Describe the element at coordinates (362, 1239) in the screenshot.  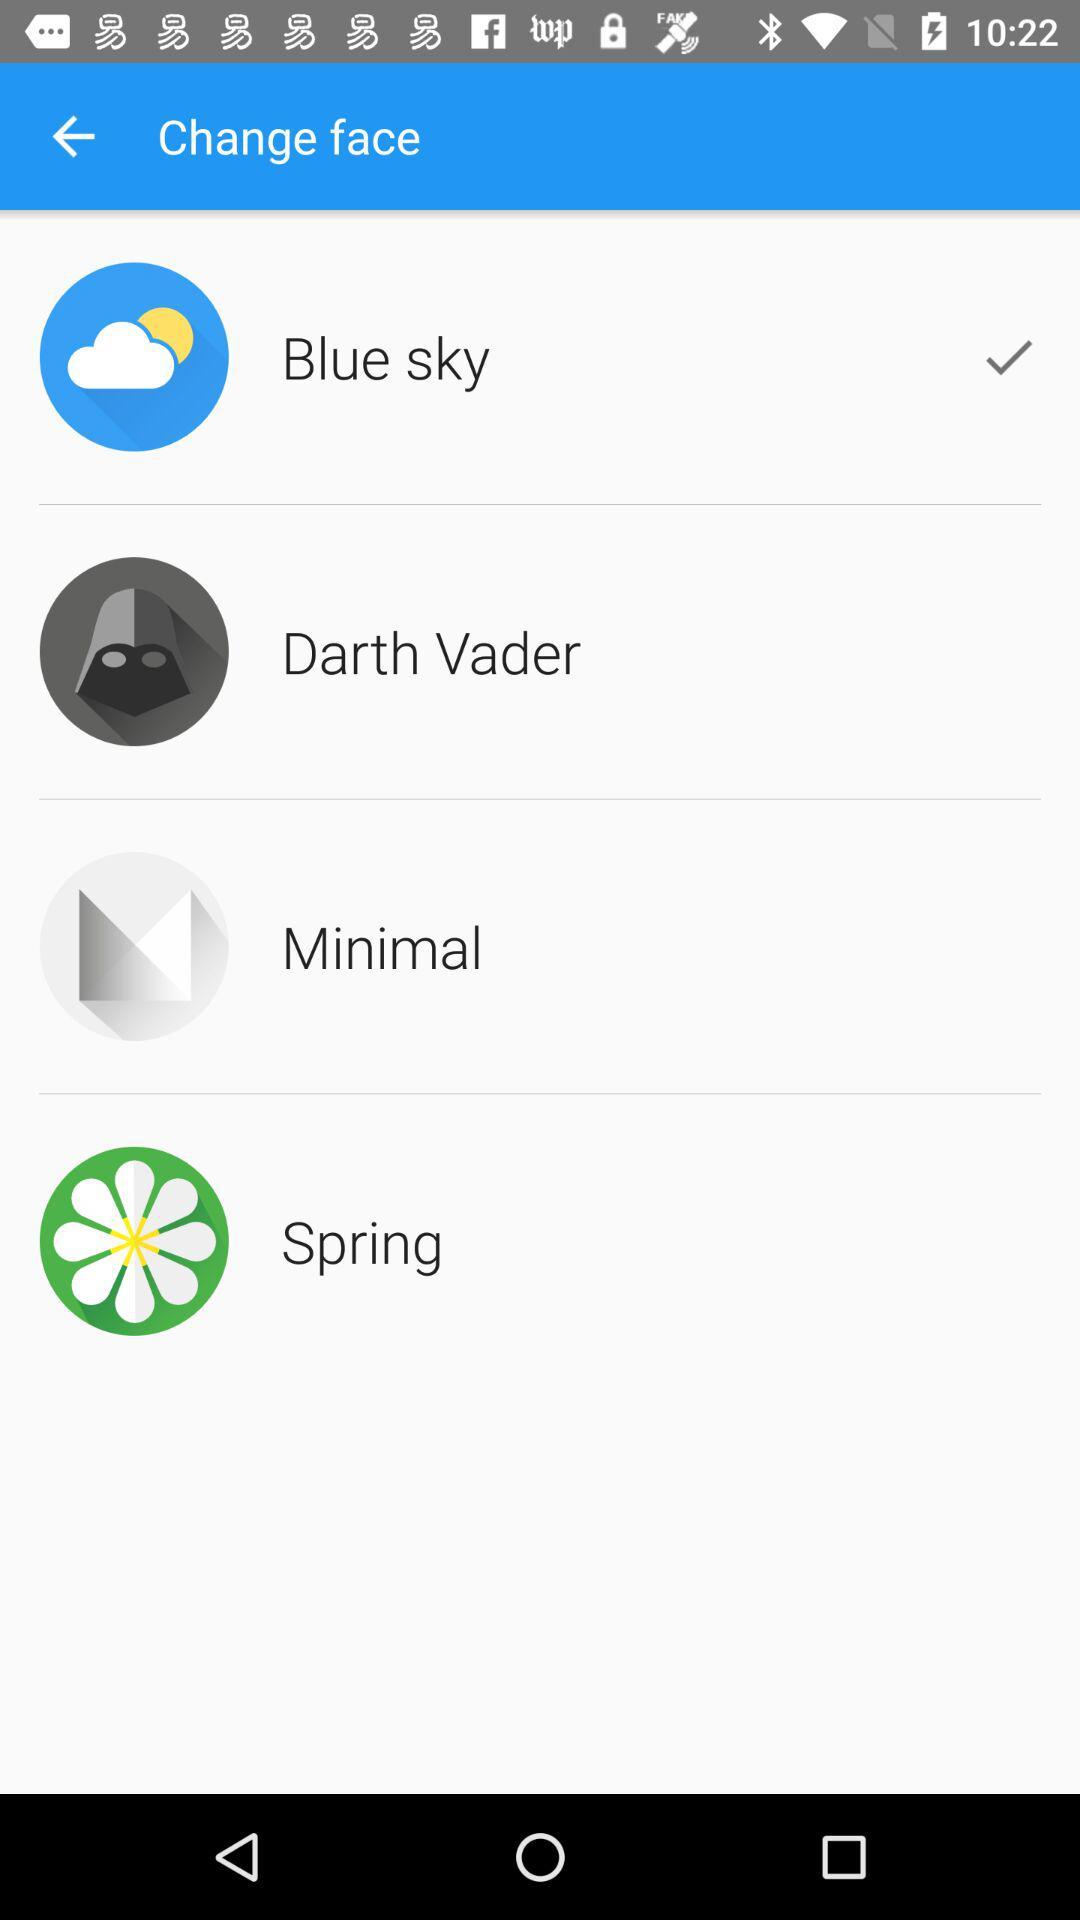
I see `the item below the minimal` at that location.